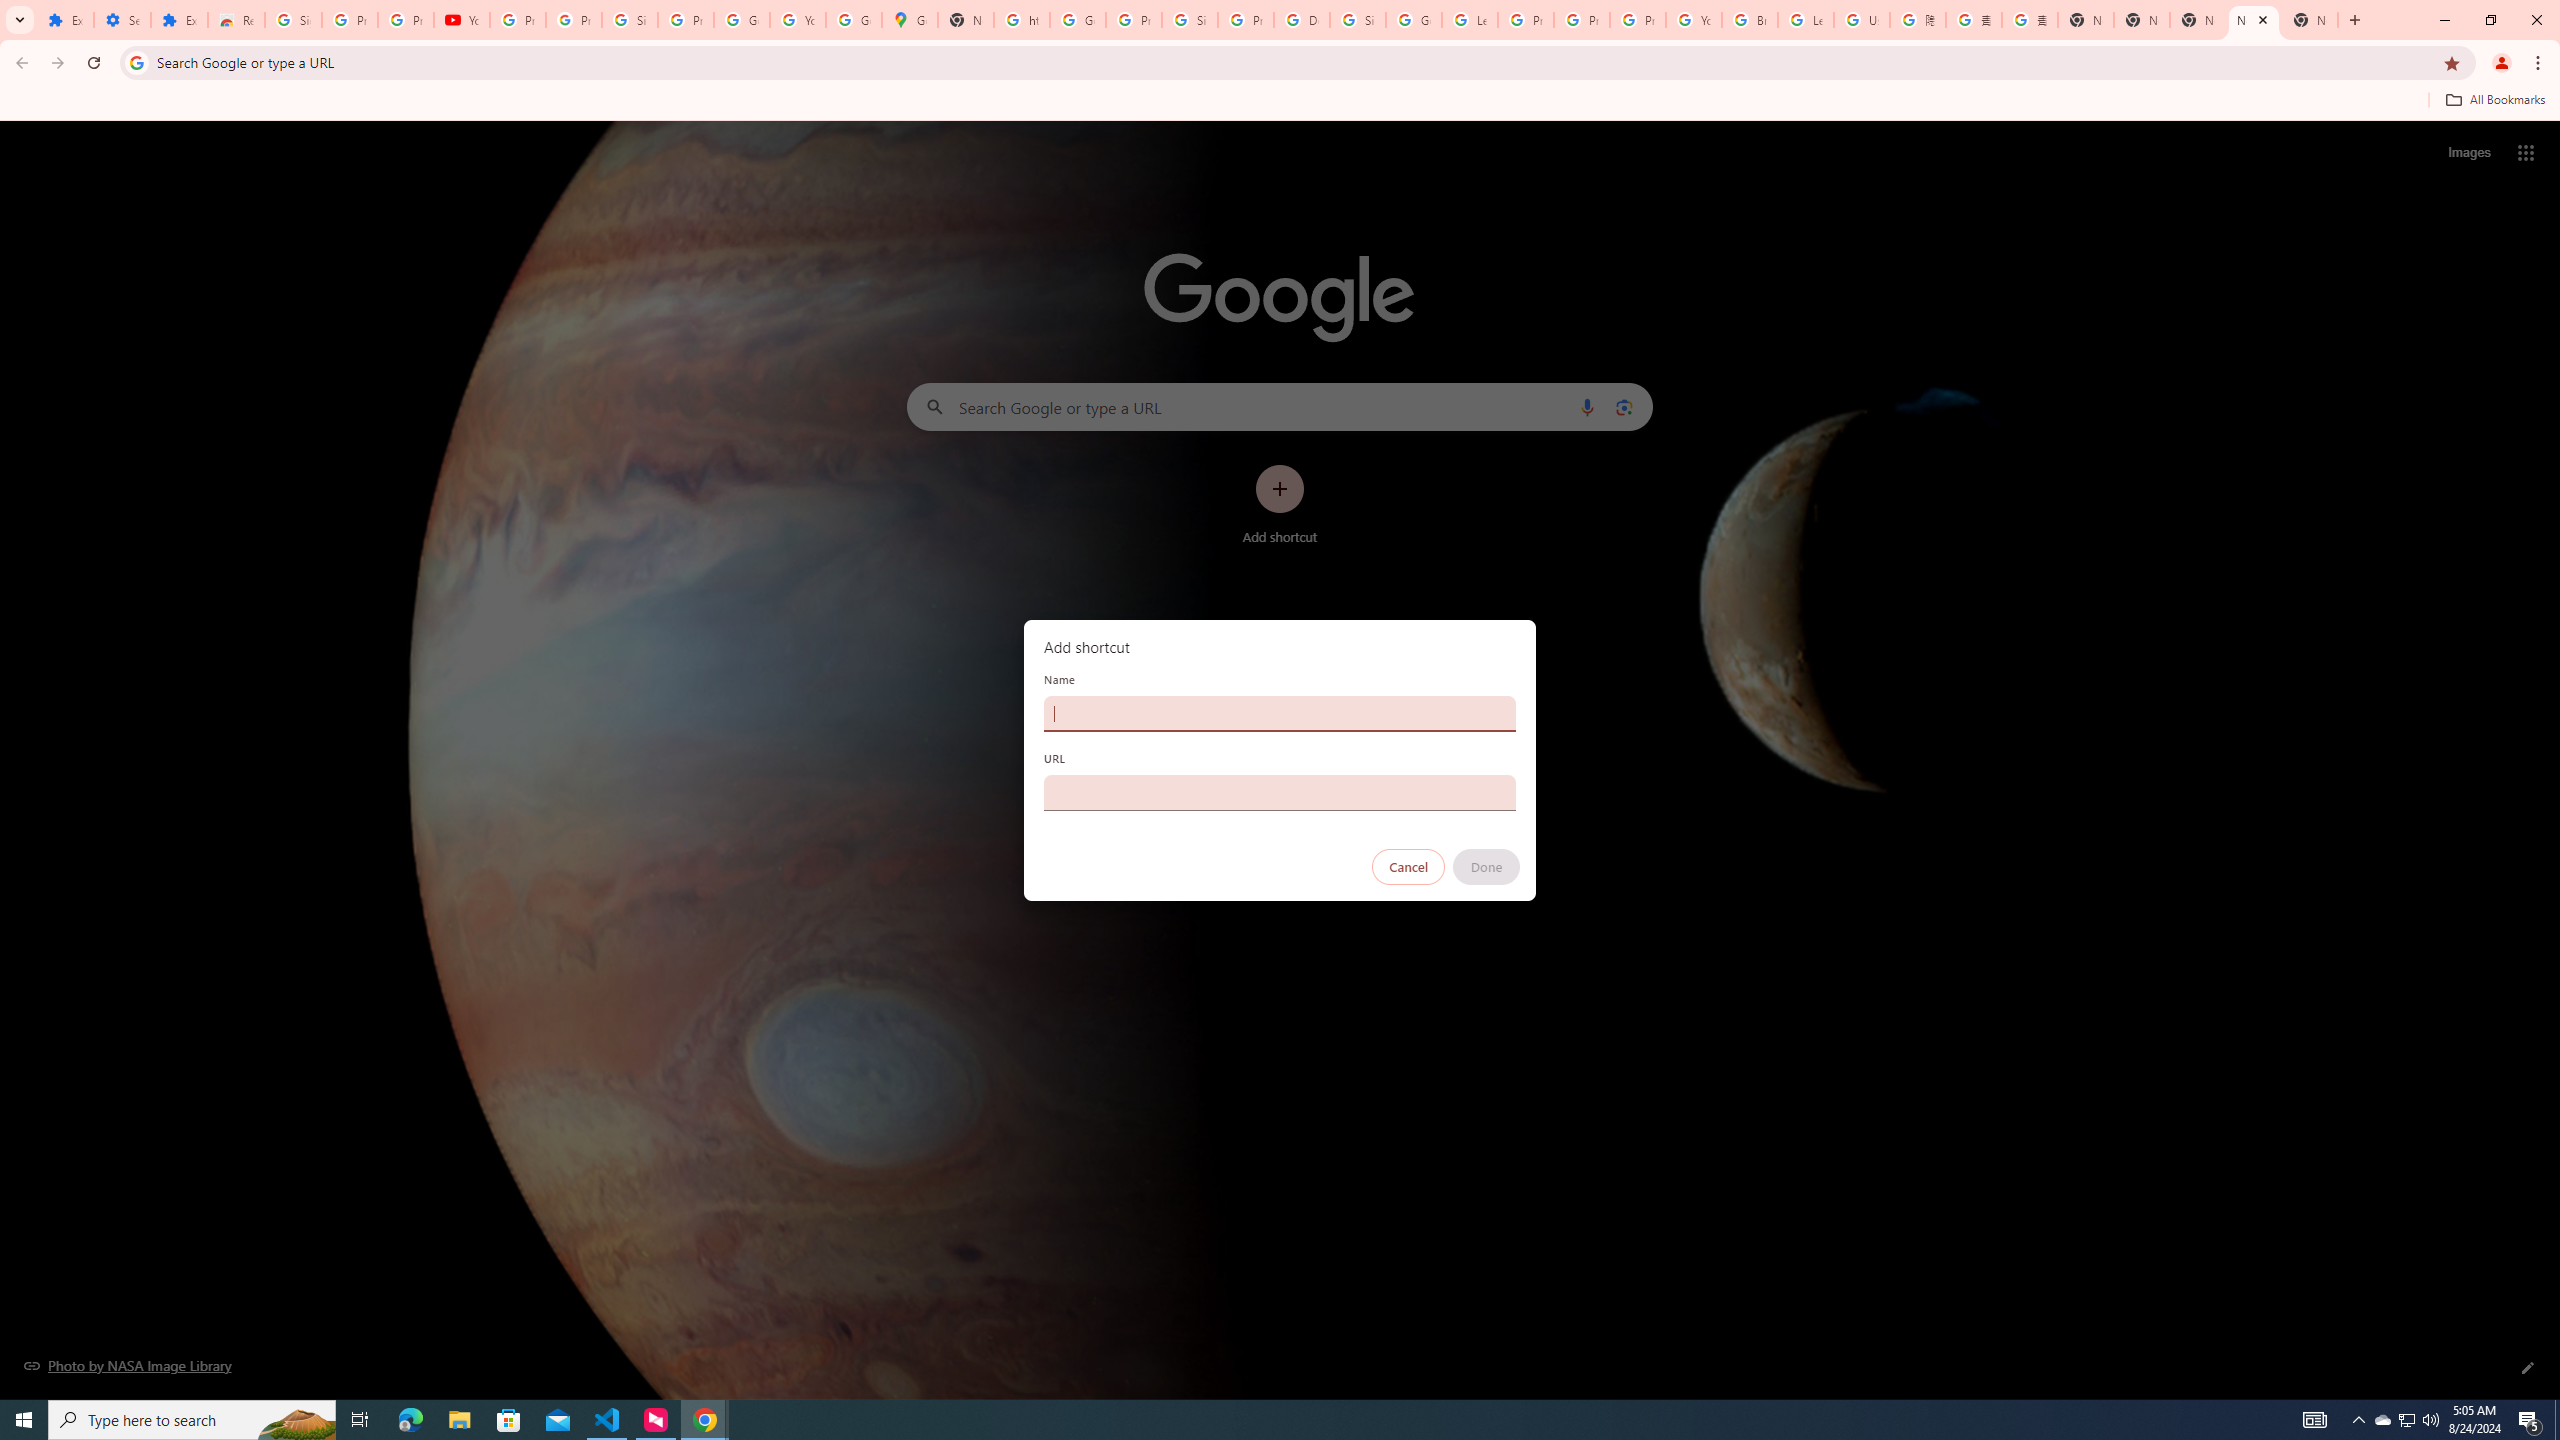  Describe the element at coordinates (1581, 19) in the screenshot. I see `'Privacy Help Center - Policies Help'` at that location.